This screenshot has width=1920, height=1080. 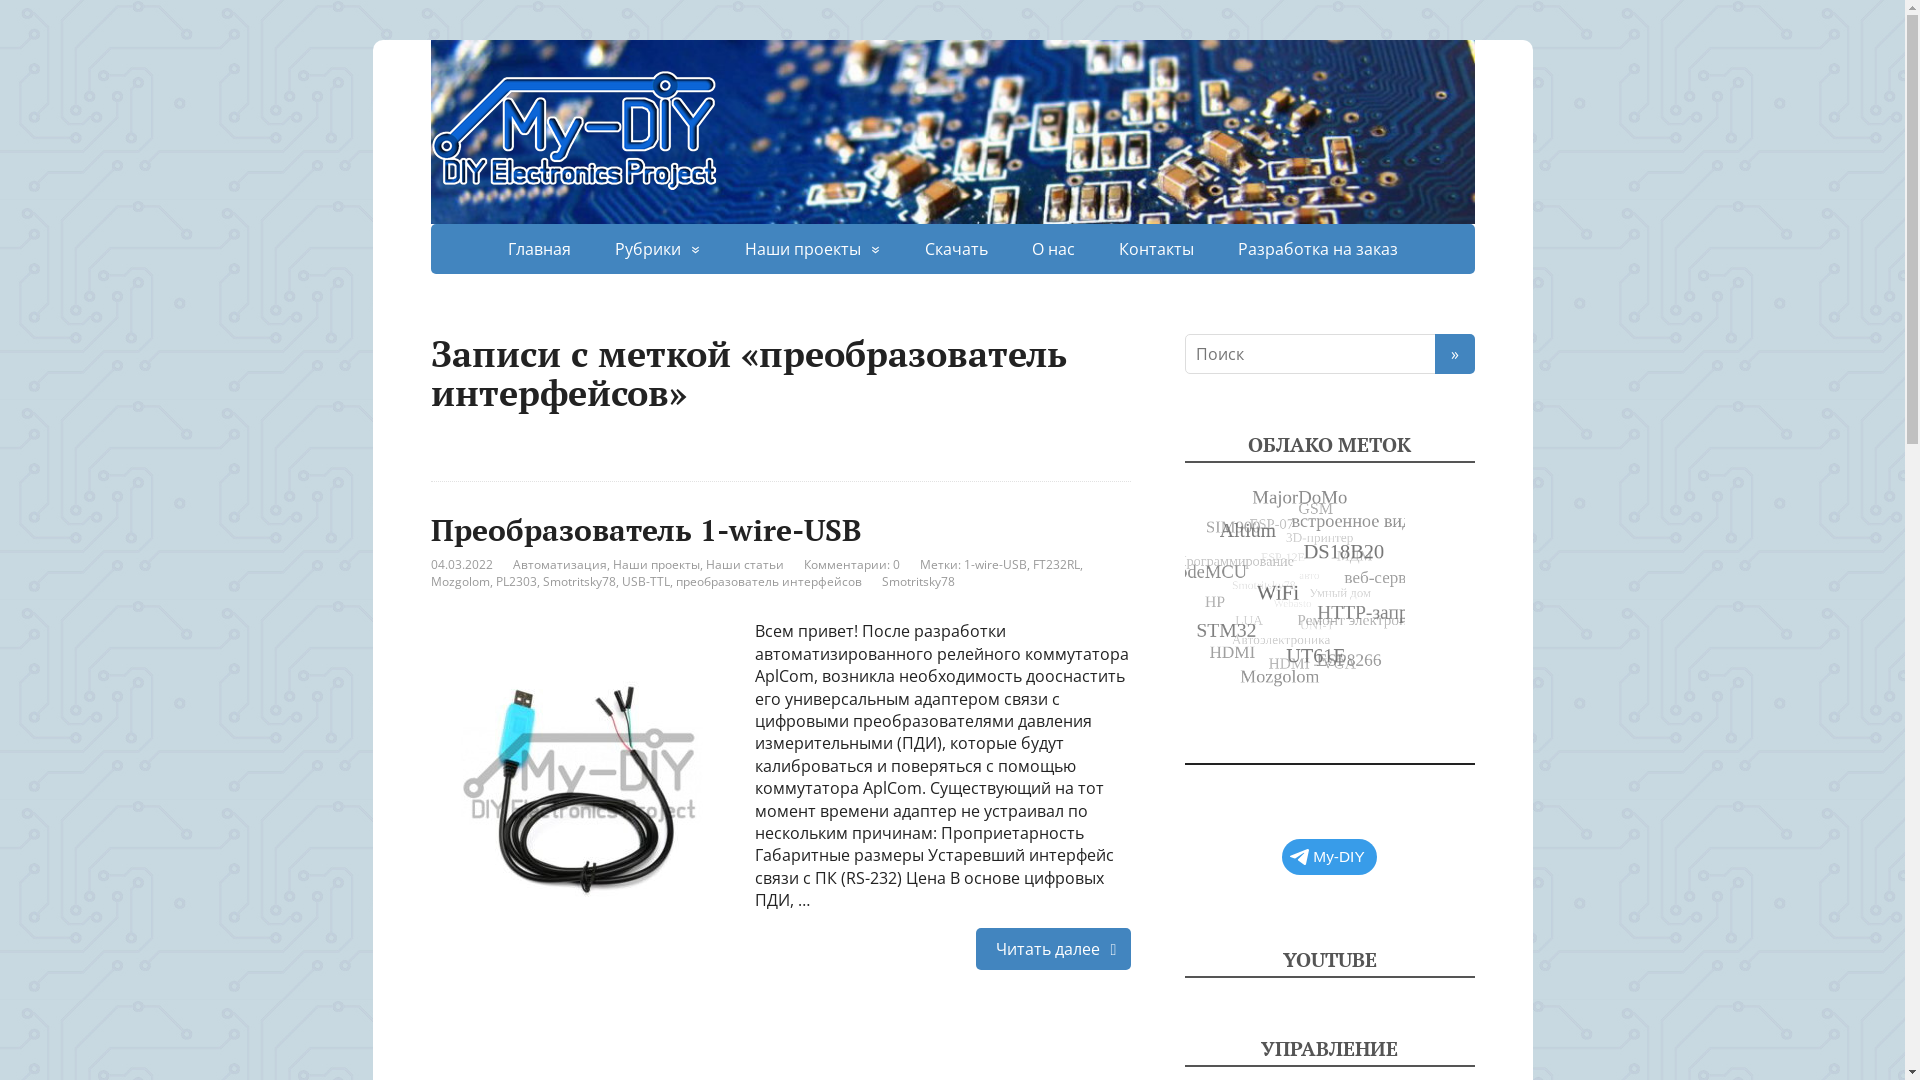 What do you see at coordinates (577, 581) in the screenshot?
I see `'Smotritsky78'` at bounding box center [577, 581].